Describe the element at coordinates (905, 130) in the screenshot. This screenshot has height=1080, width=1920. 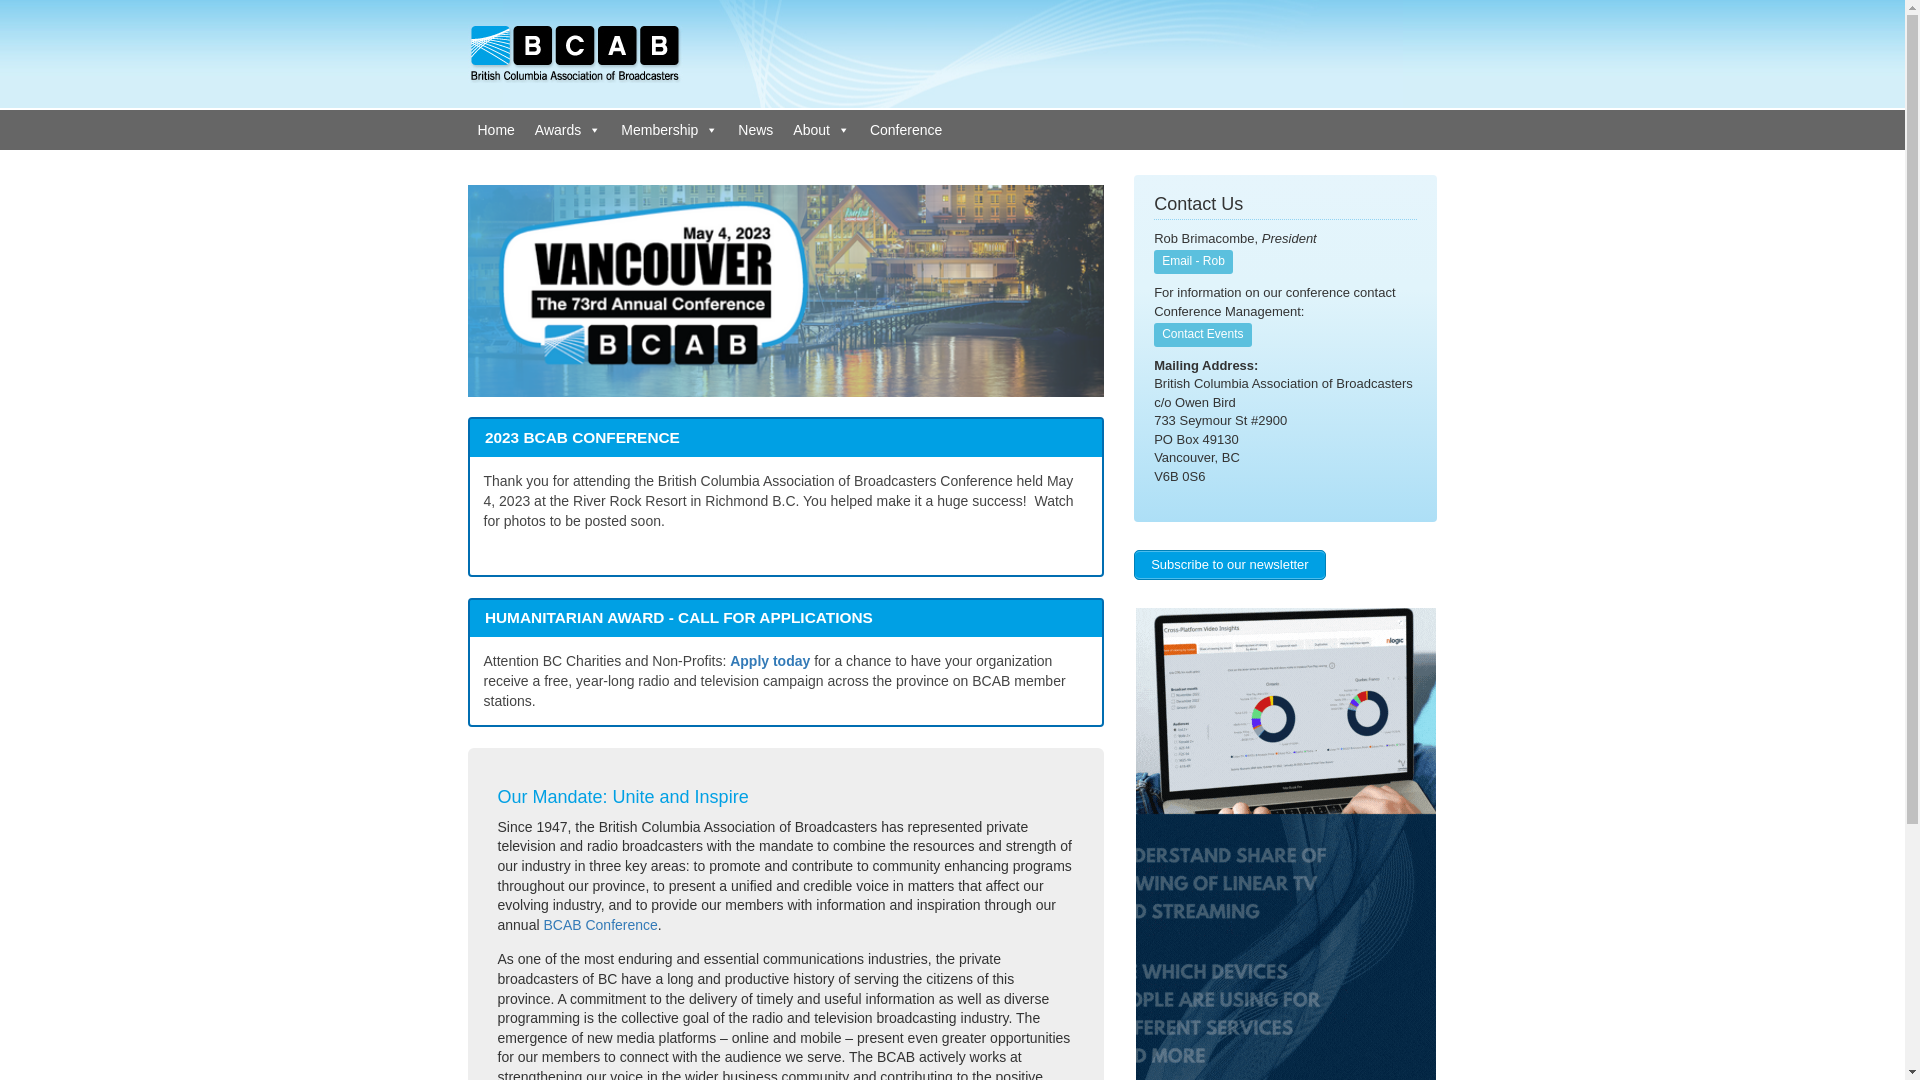
I see `'Conference'` at that location.